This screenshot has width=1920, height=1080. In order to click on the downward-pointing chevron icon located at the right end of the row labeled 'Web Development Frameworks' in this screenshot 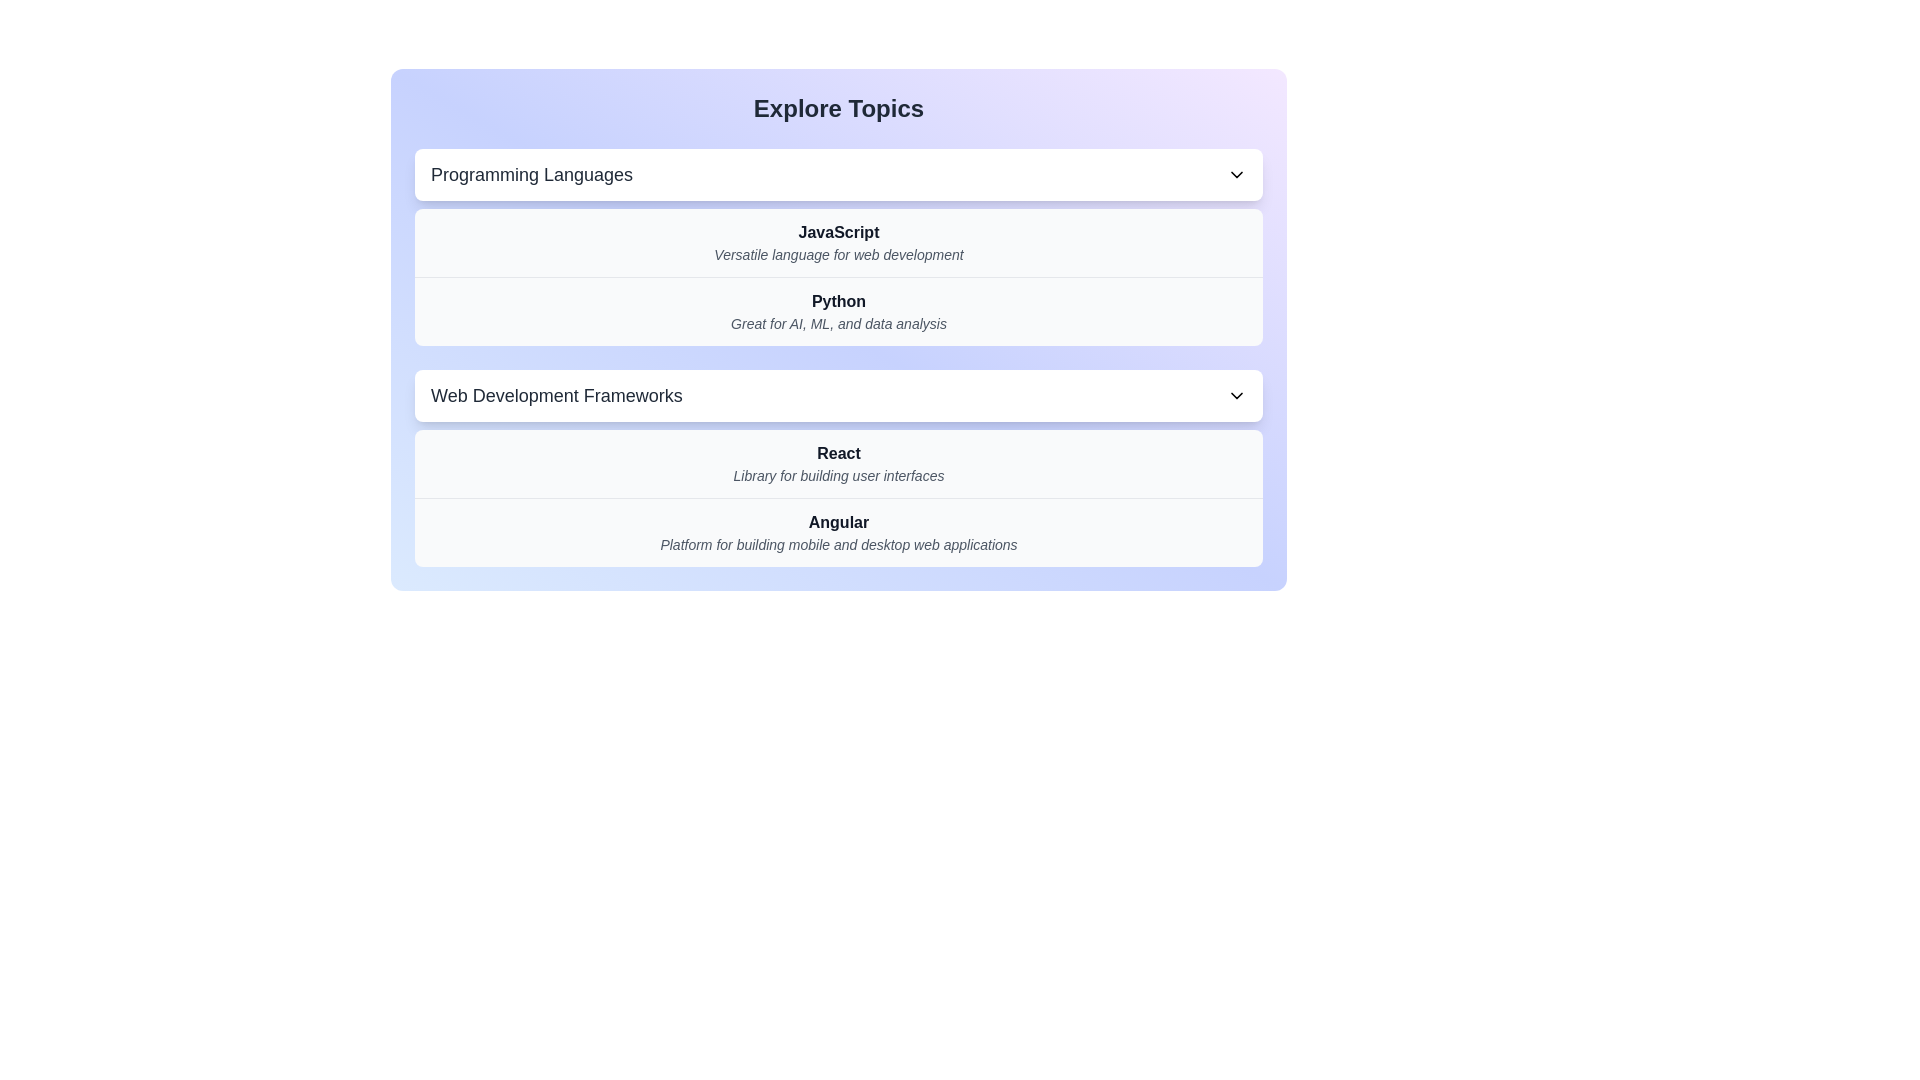, I will do `click(1236, 396)`.